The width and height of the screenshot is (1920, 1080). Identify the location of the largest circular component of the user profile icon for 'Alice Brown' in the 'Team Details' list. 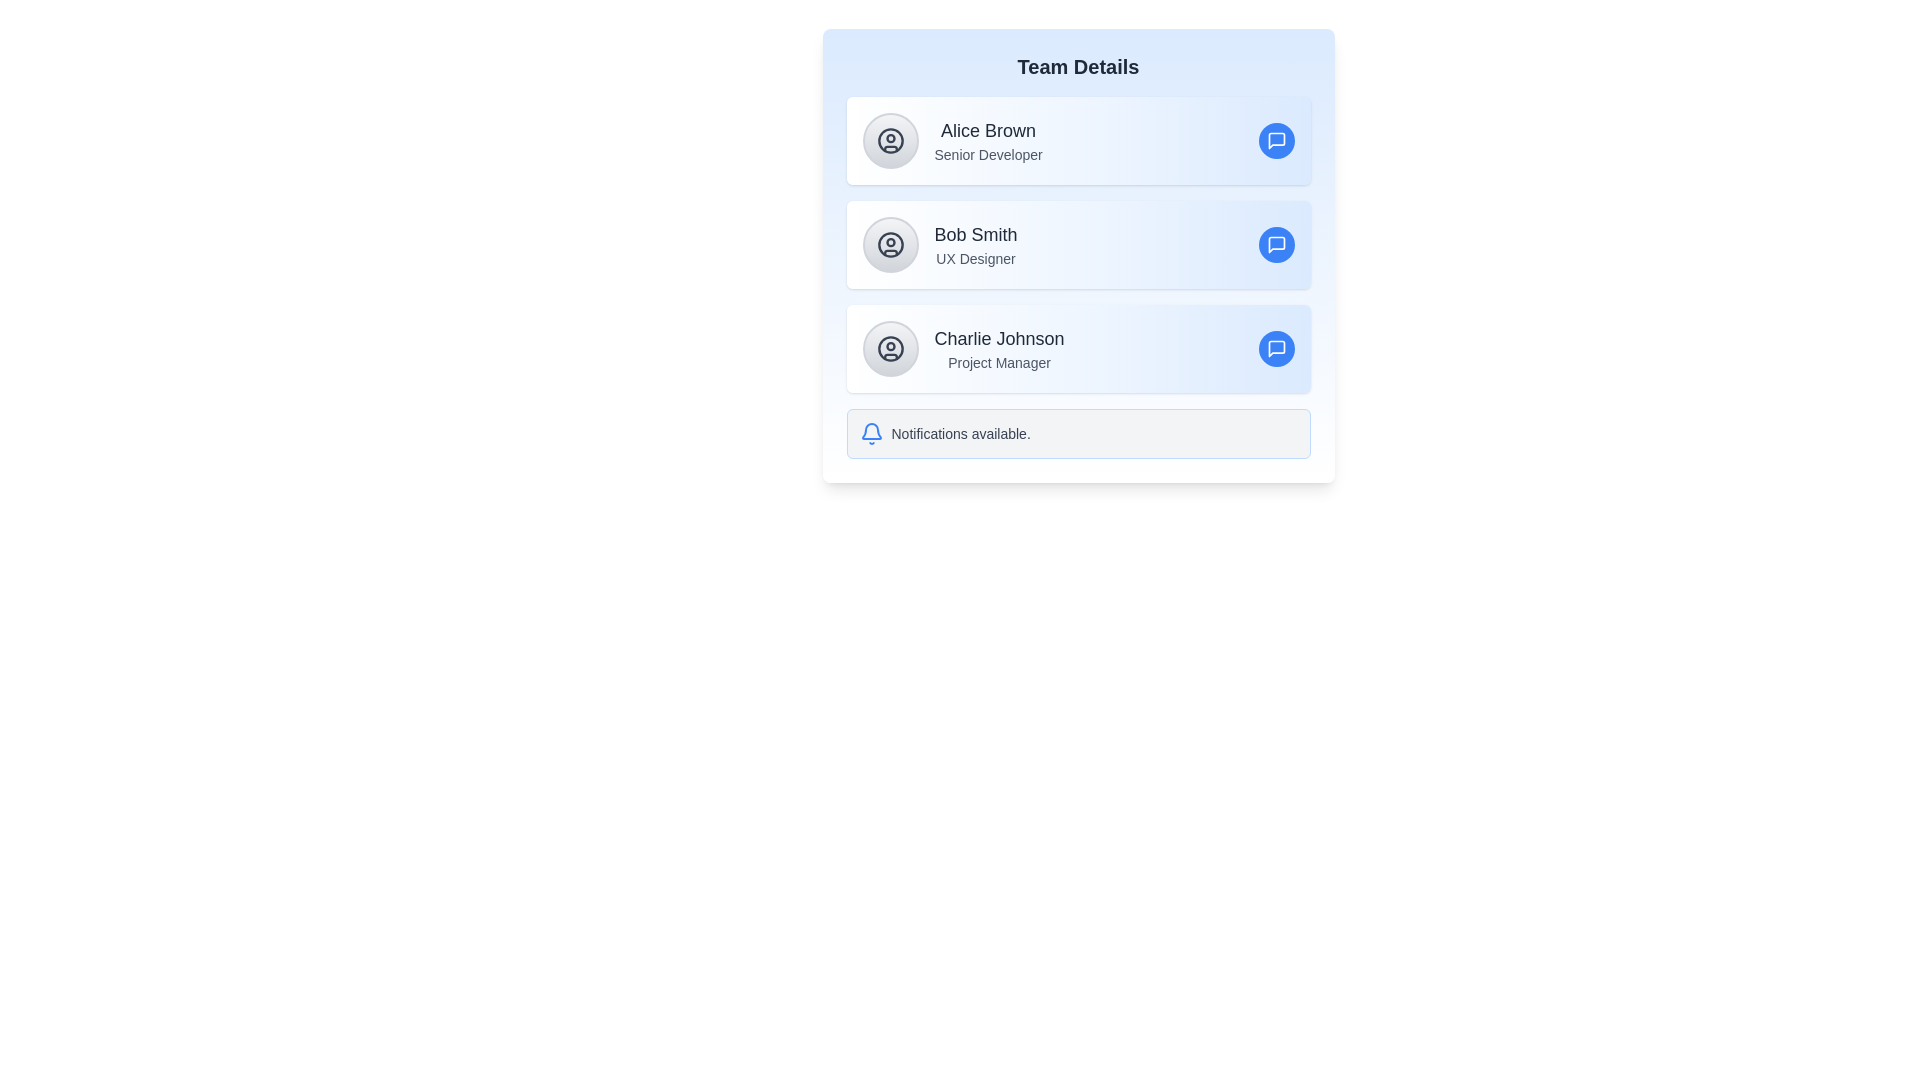
(889, 140).